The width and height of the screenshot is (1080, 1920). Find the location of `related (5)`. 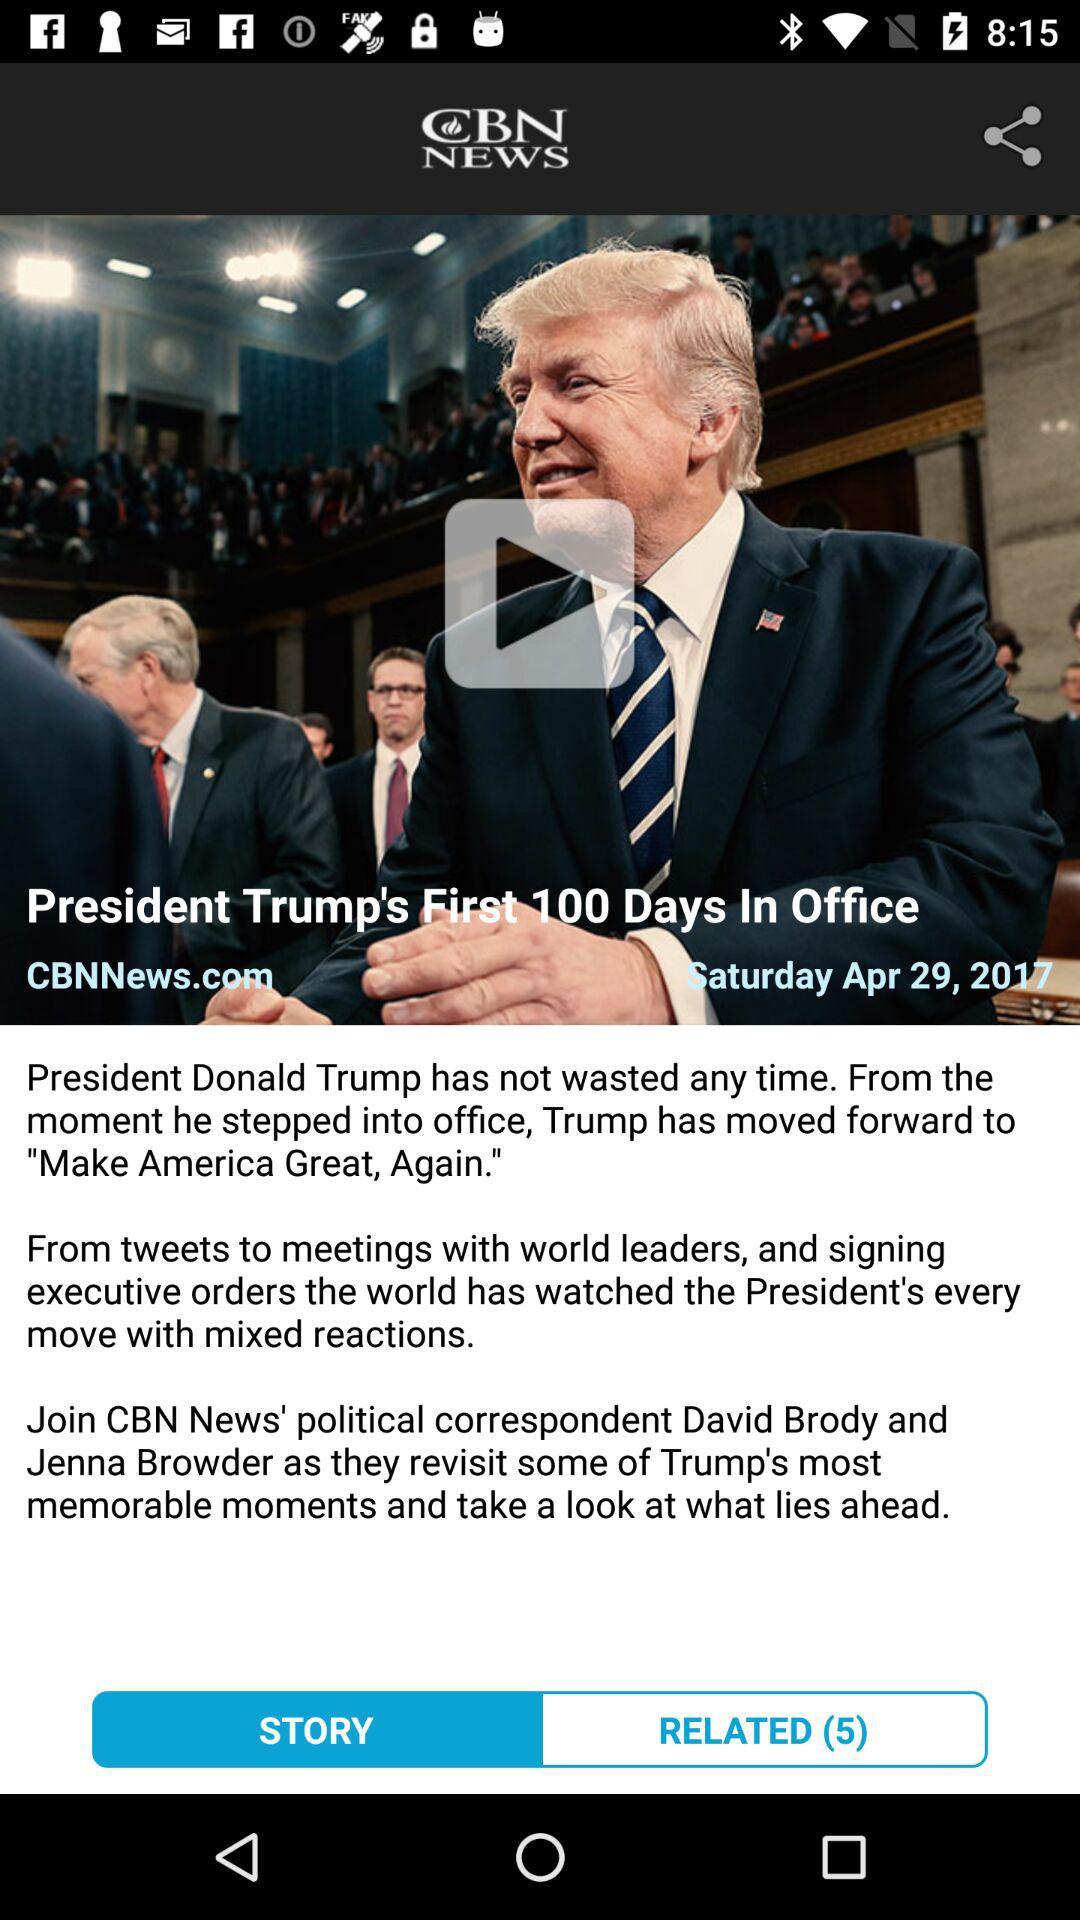

related (5) is located at coordinates (763, 1728).